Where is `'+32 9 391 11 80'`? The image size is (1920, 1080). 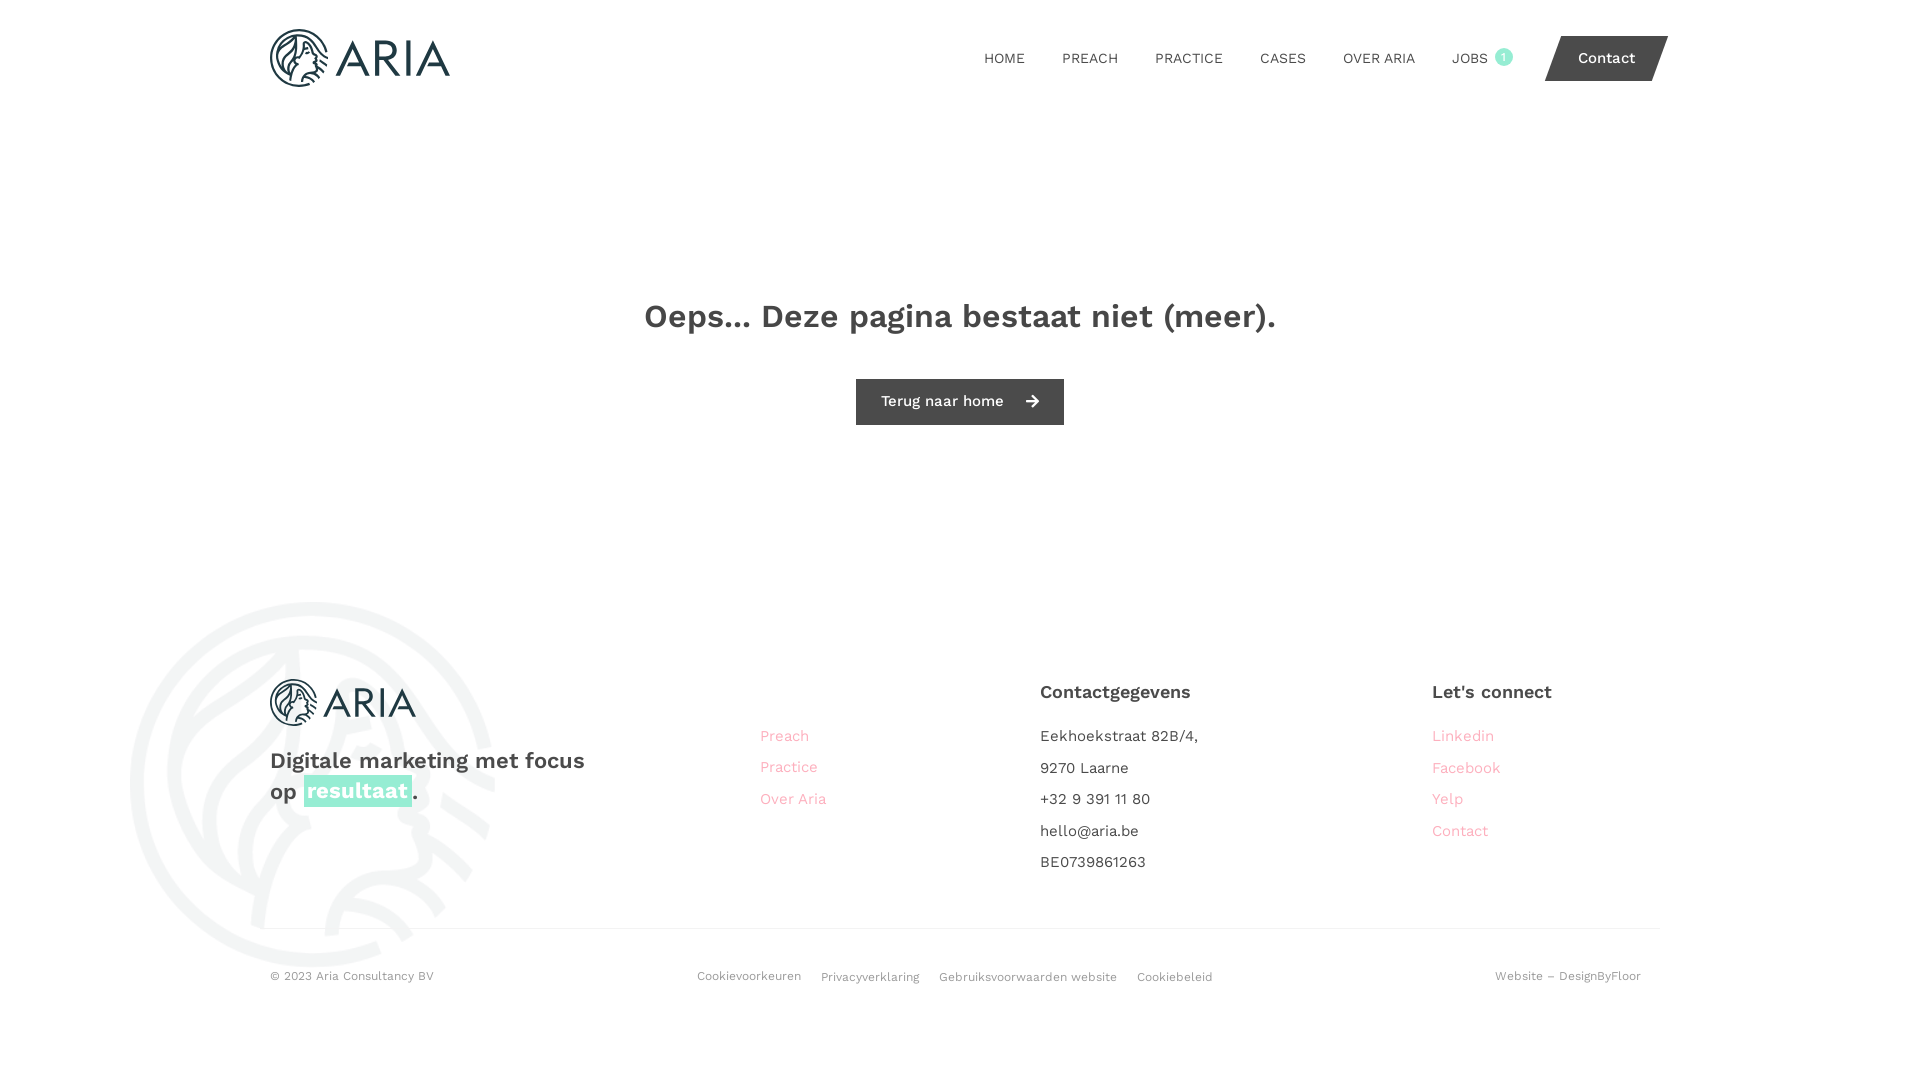 '+32 9 391 11 80' is located at coordinates (1170, 798).